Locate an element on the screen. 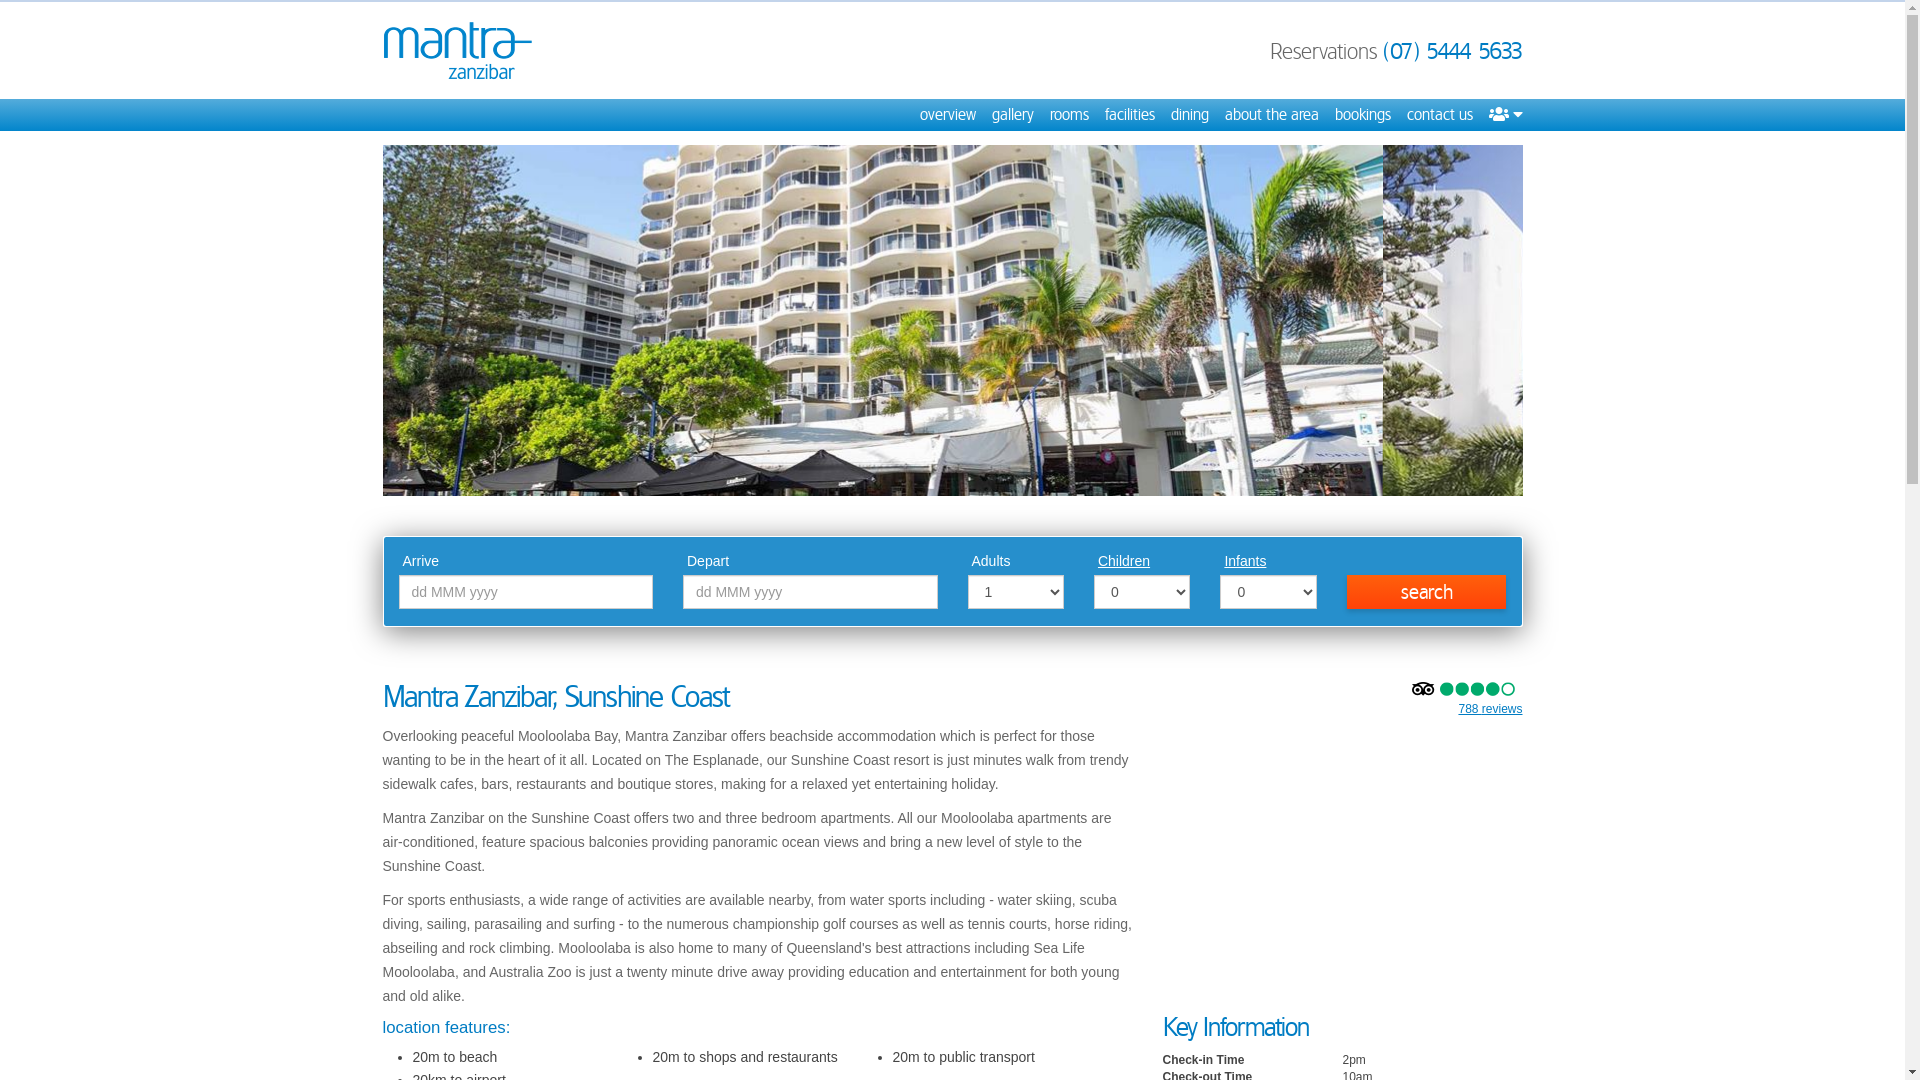 The image size is (1920, 1080). 'gallery' is located at coordinates (1012, 115).